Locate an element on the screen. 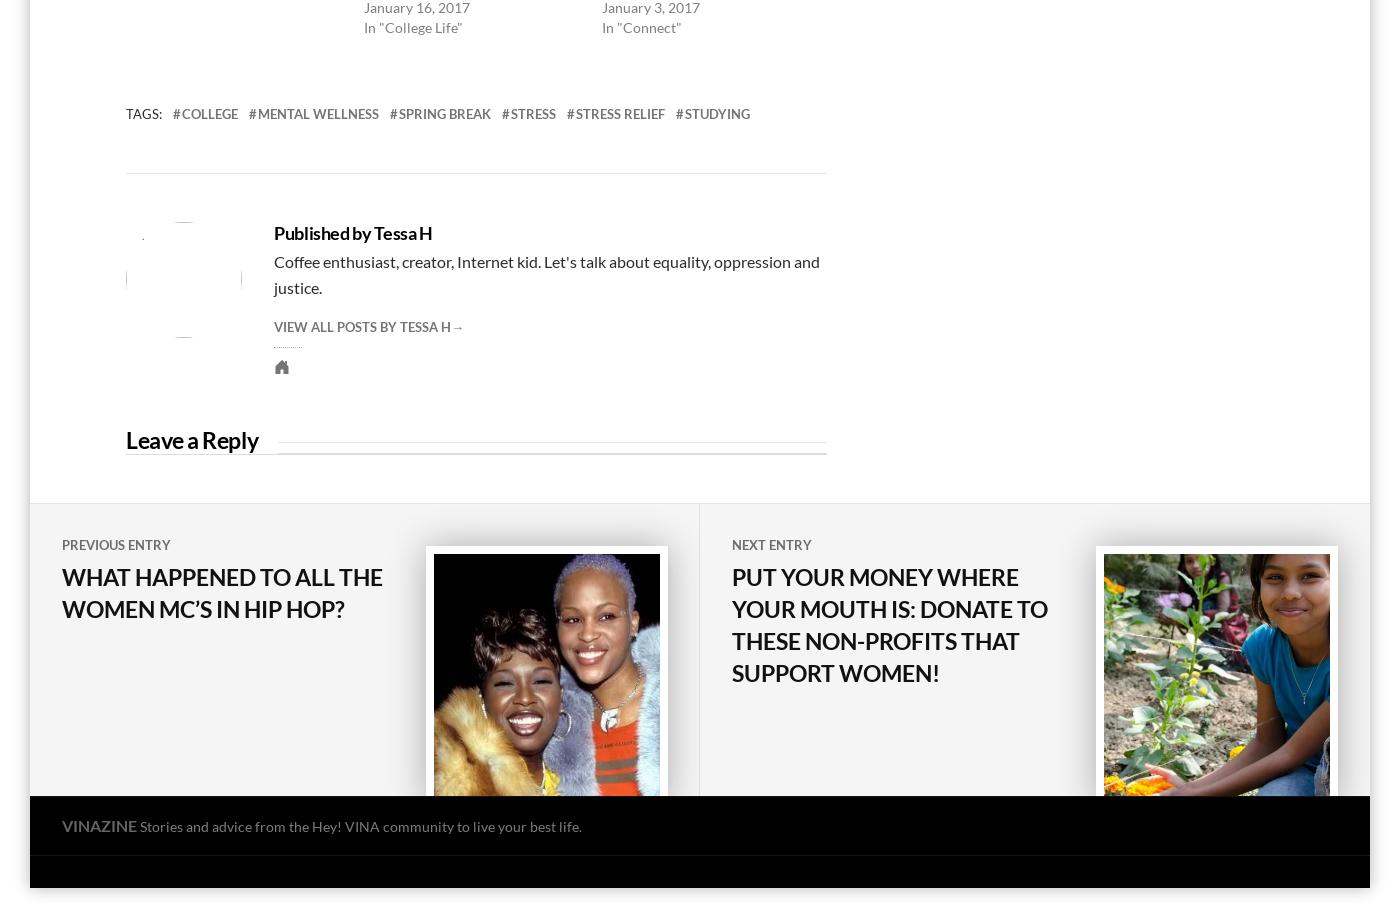  'VINAZINE' is located at coordinates (61, 824).